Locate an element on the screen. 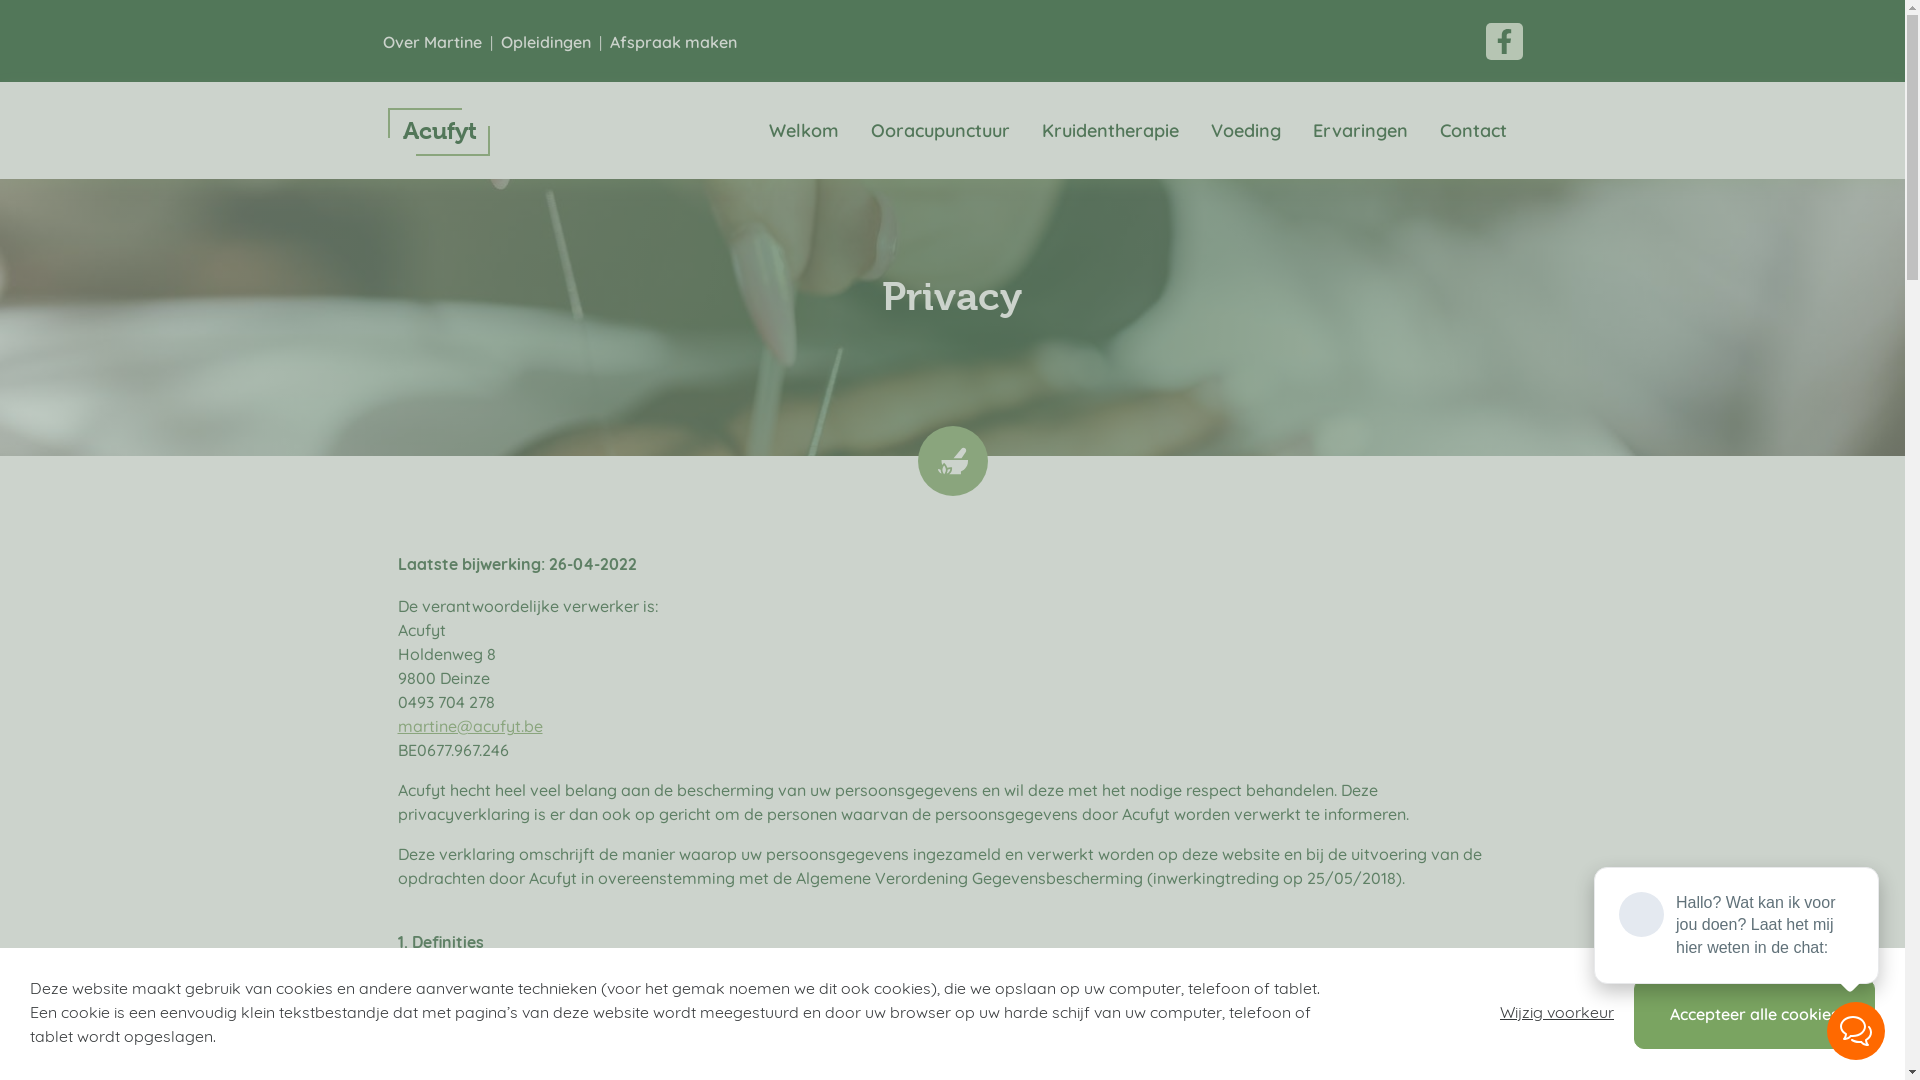 The width and height of the screenshot is (1920, 1080). 'martine@acufyt.be' is located at coordinates (469, 725).